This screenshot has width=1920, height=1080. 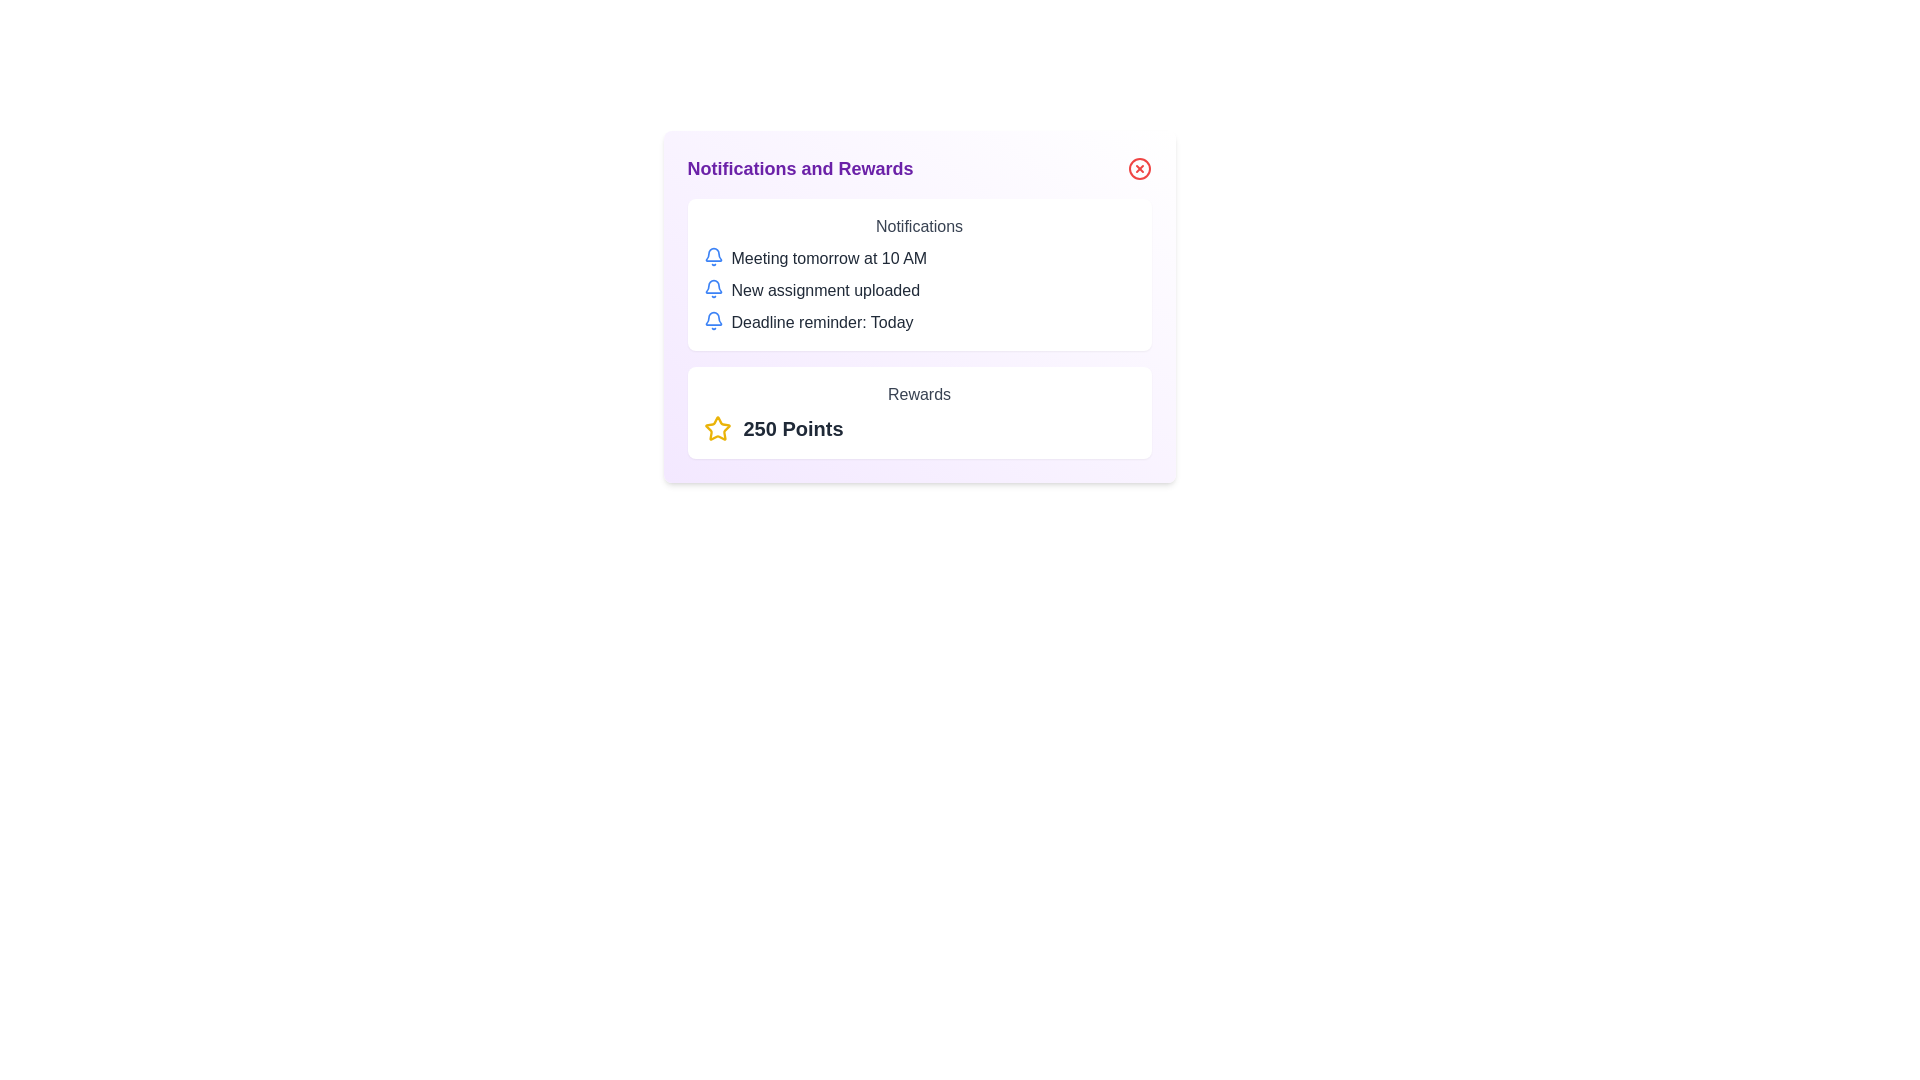 What do you see at coordinates (1139, 168) in the screenshot?
I see `the decorative black dot of the close button located in the top-right corner of the Notifications and Rewards panel` at bounding box center [1139, 168].